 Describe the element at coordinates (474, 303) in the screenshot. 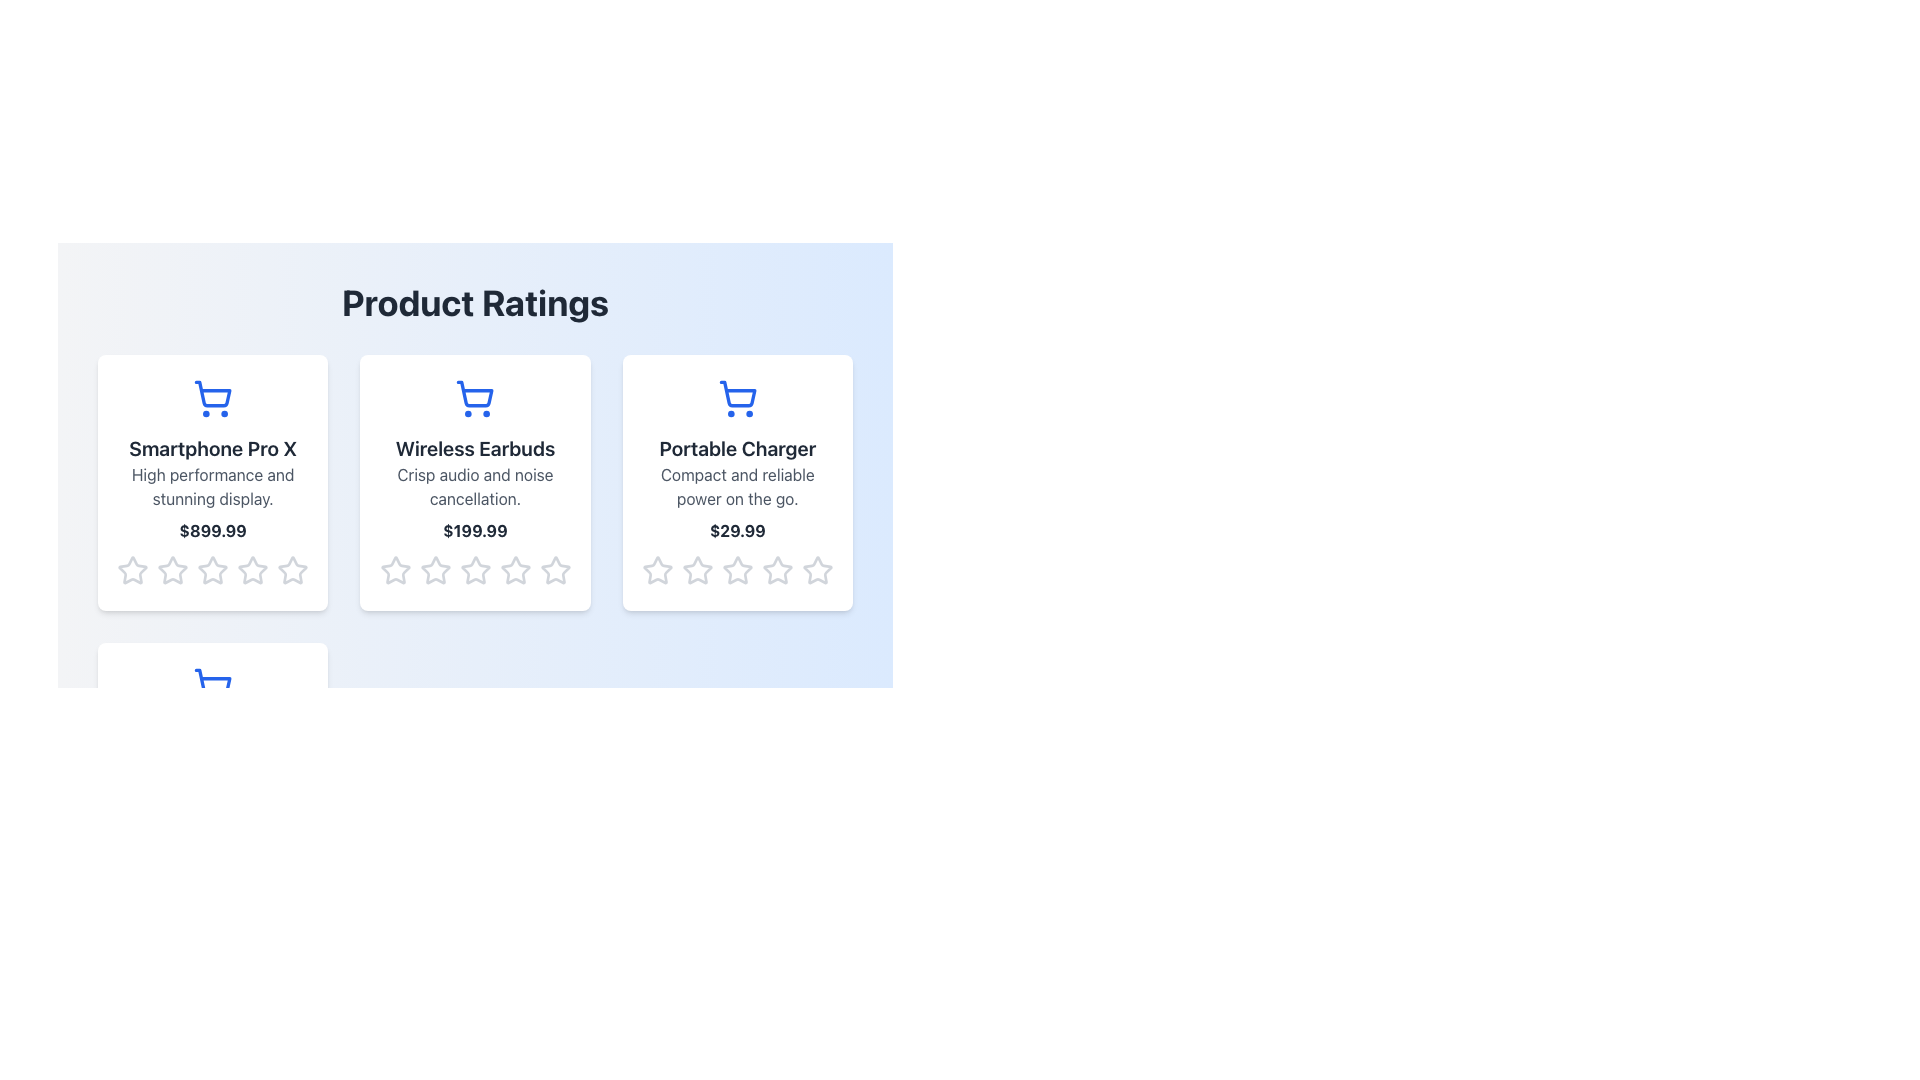

I see `the section title` at that location.